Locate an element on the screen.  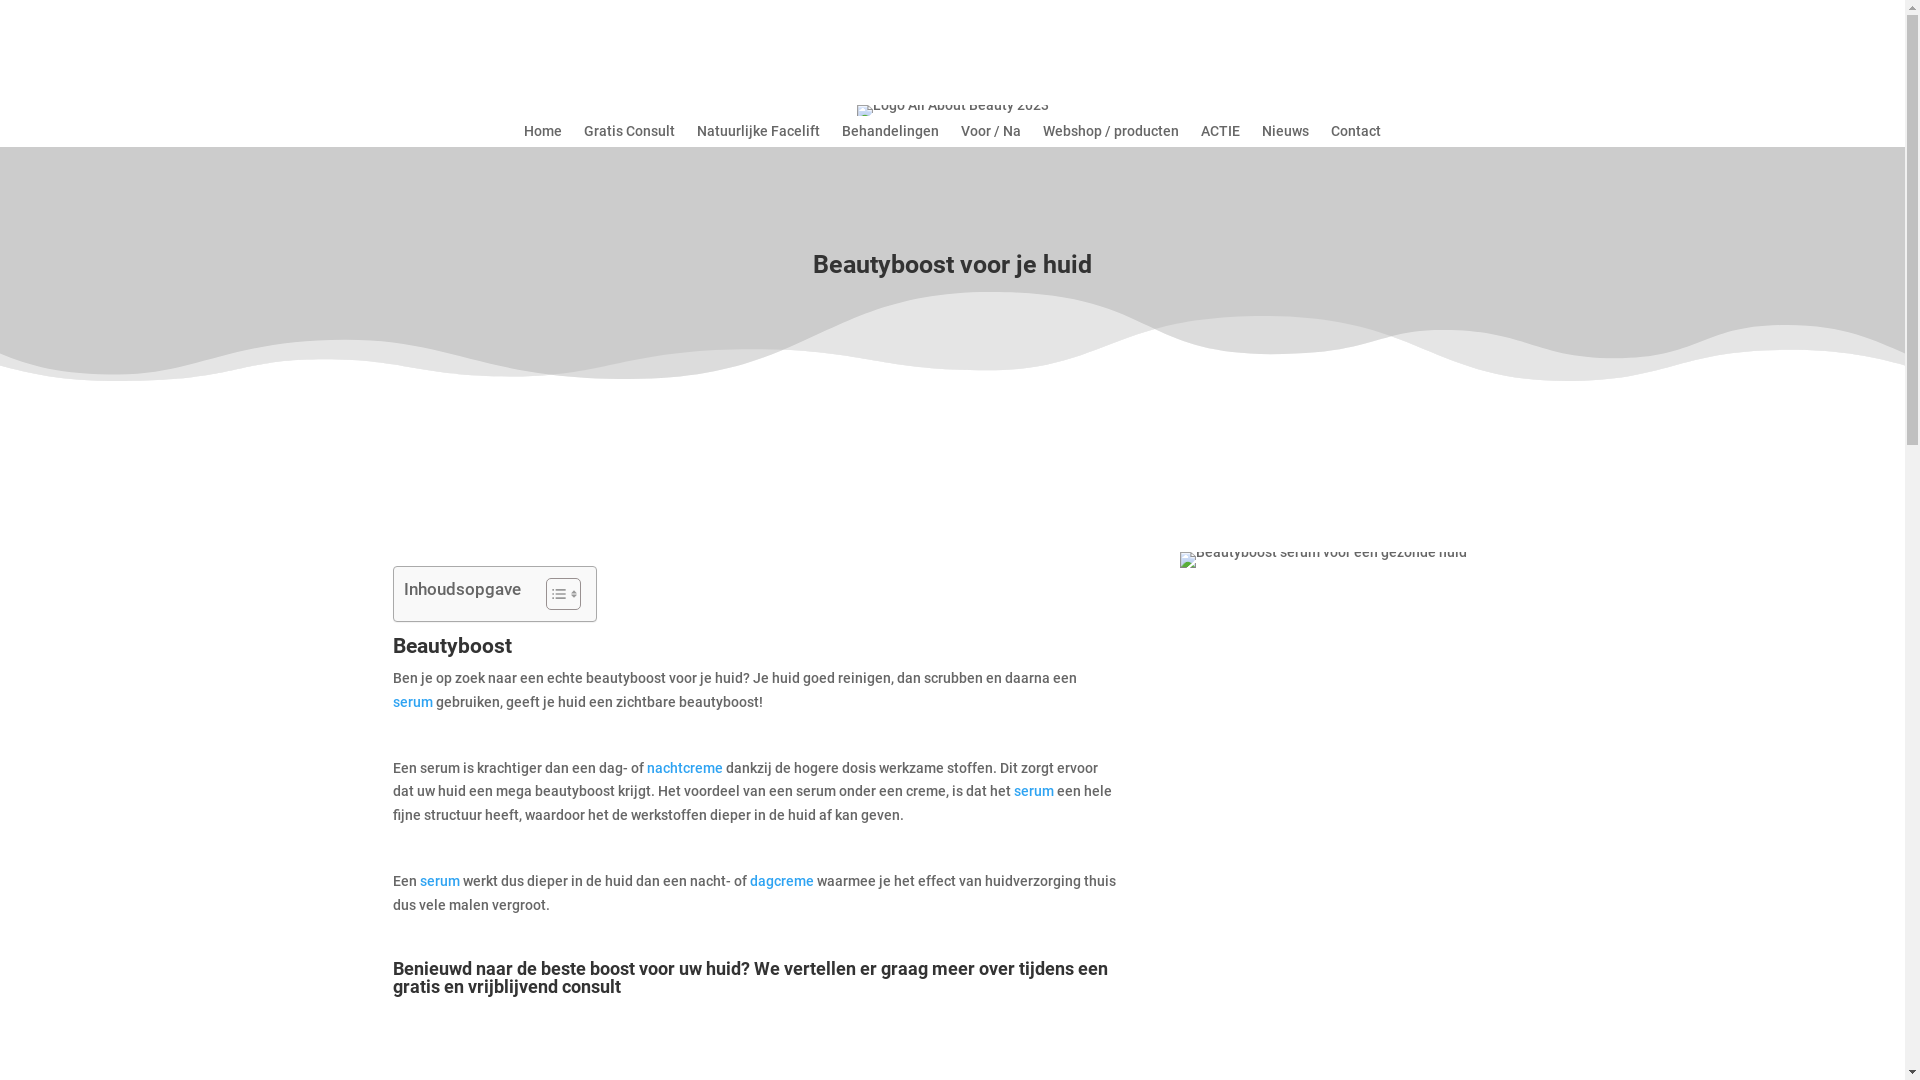
'Behandelingen' is located at coordinates (889, 135).